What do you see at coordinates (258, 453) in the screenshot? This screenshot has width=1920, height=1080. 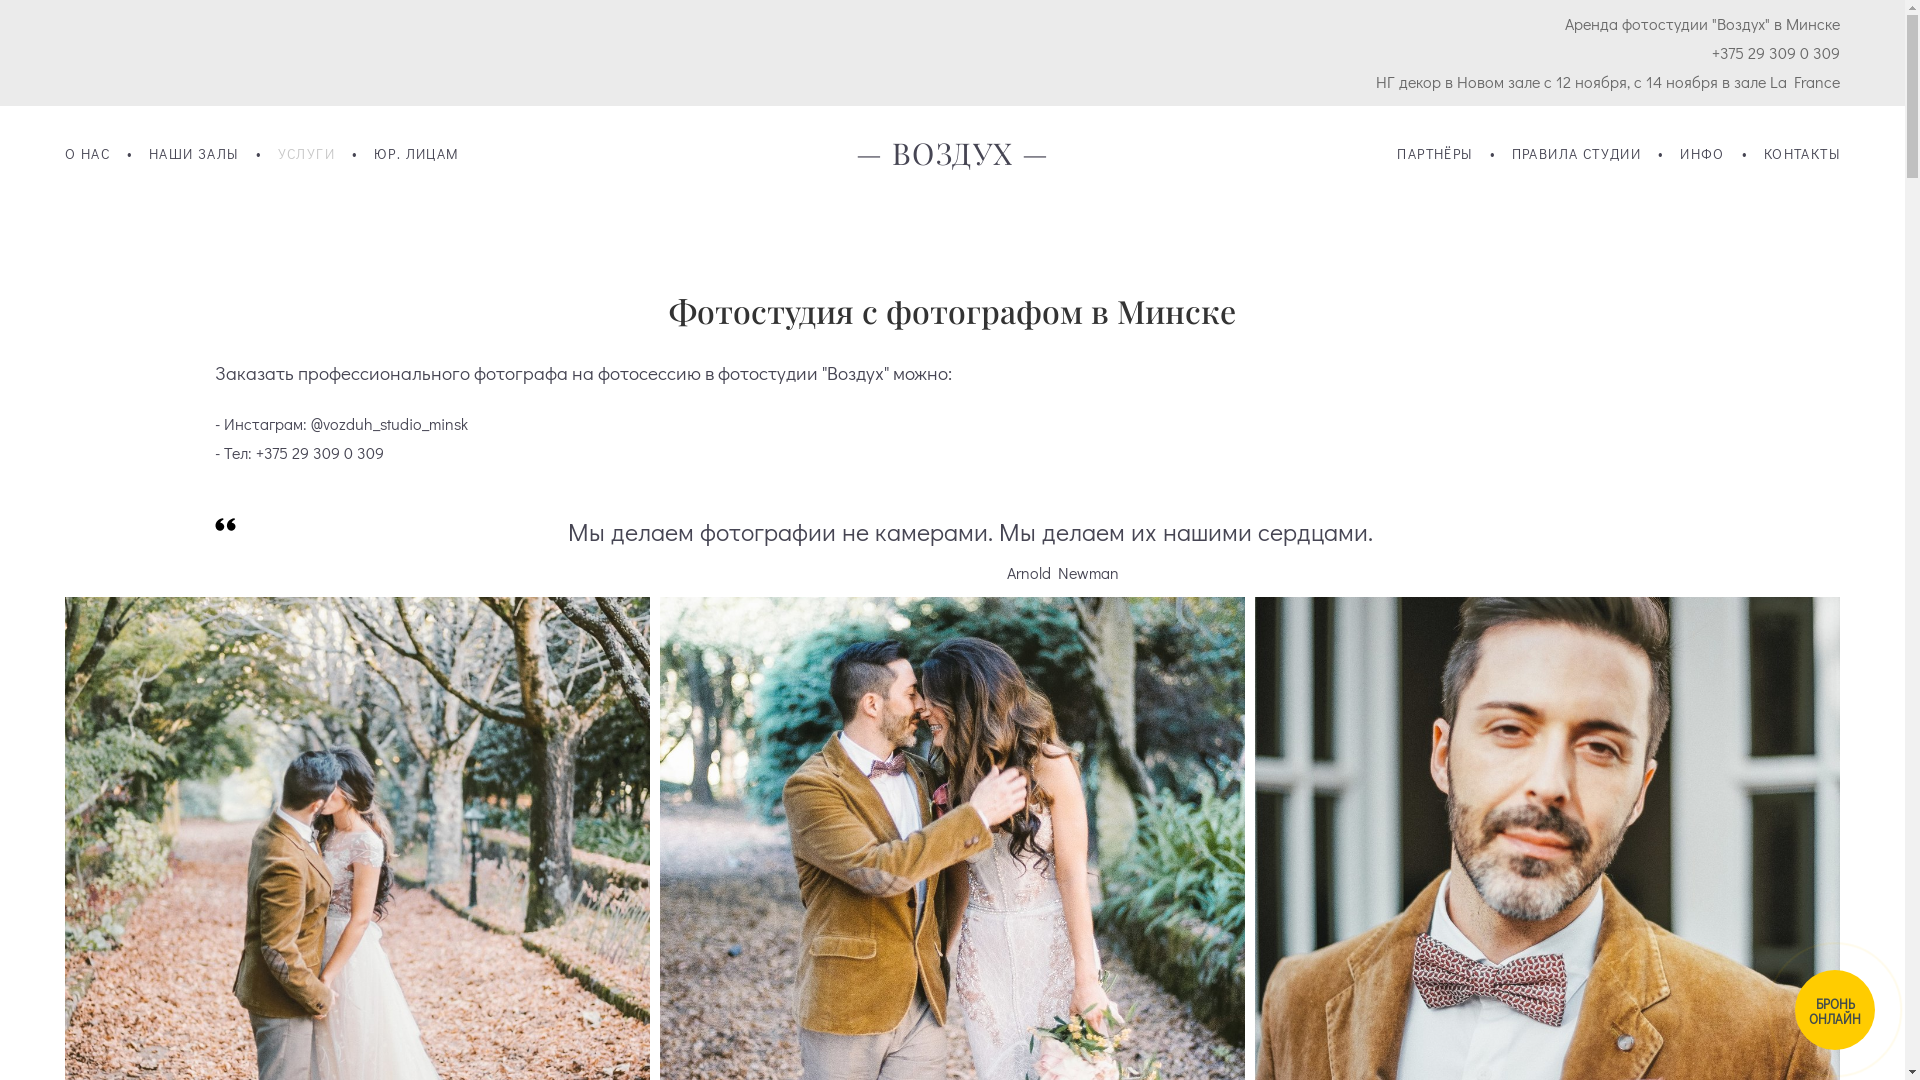 I see `'+'` at bounding box center [258, 453].